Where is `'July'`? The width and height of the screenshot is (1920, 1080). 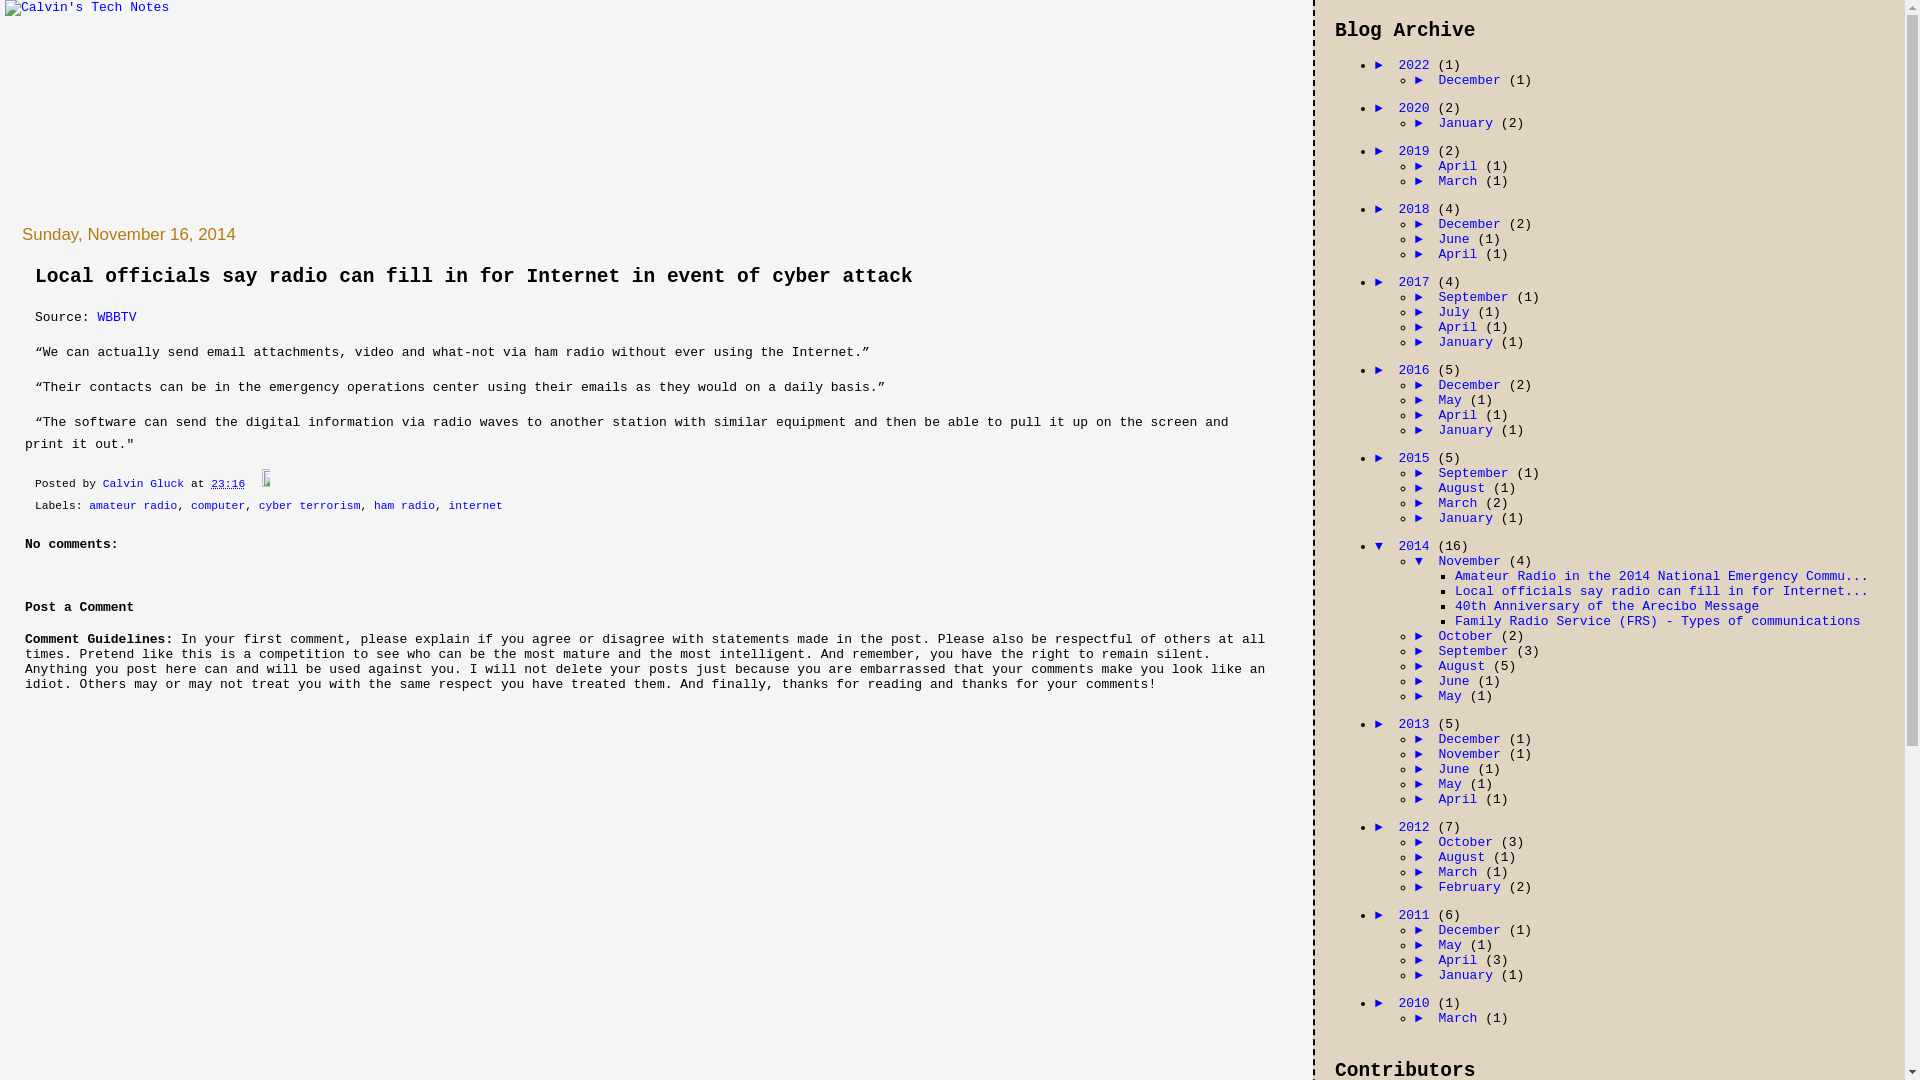
'July' is located at coordinates (1437, 312).